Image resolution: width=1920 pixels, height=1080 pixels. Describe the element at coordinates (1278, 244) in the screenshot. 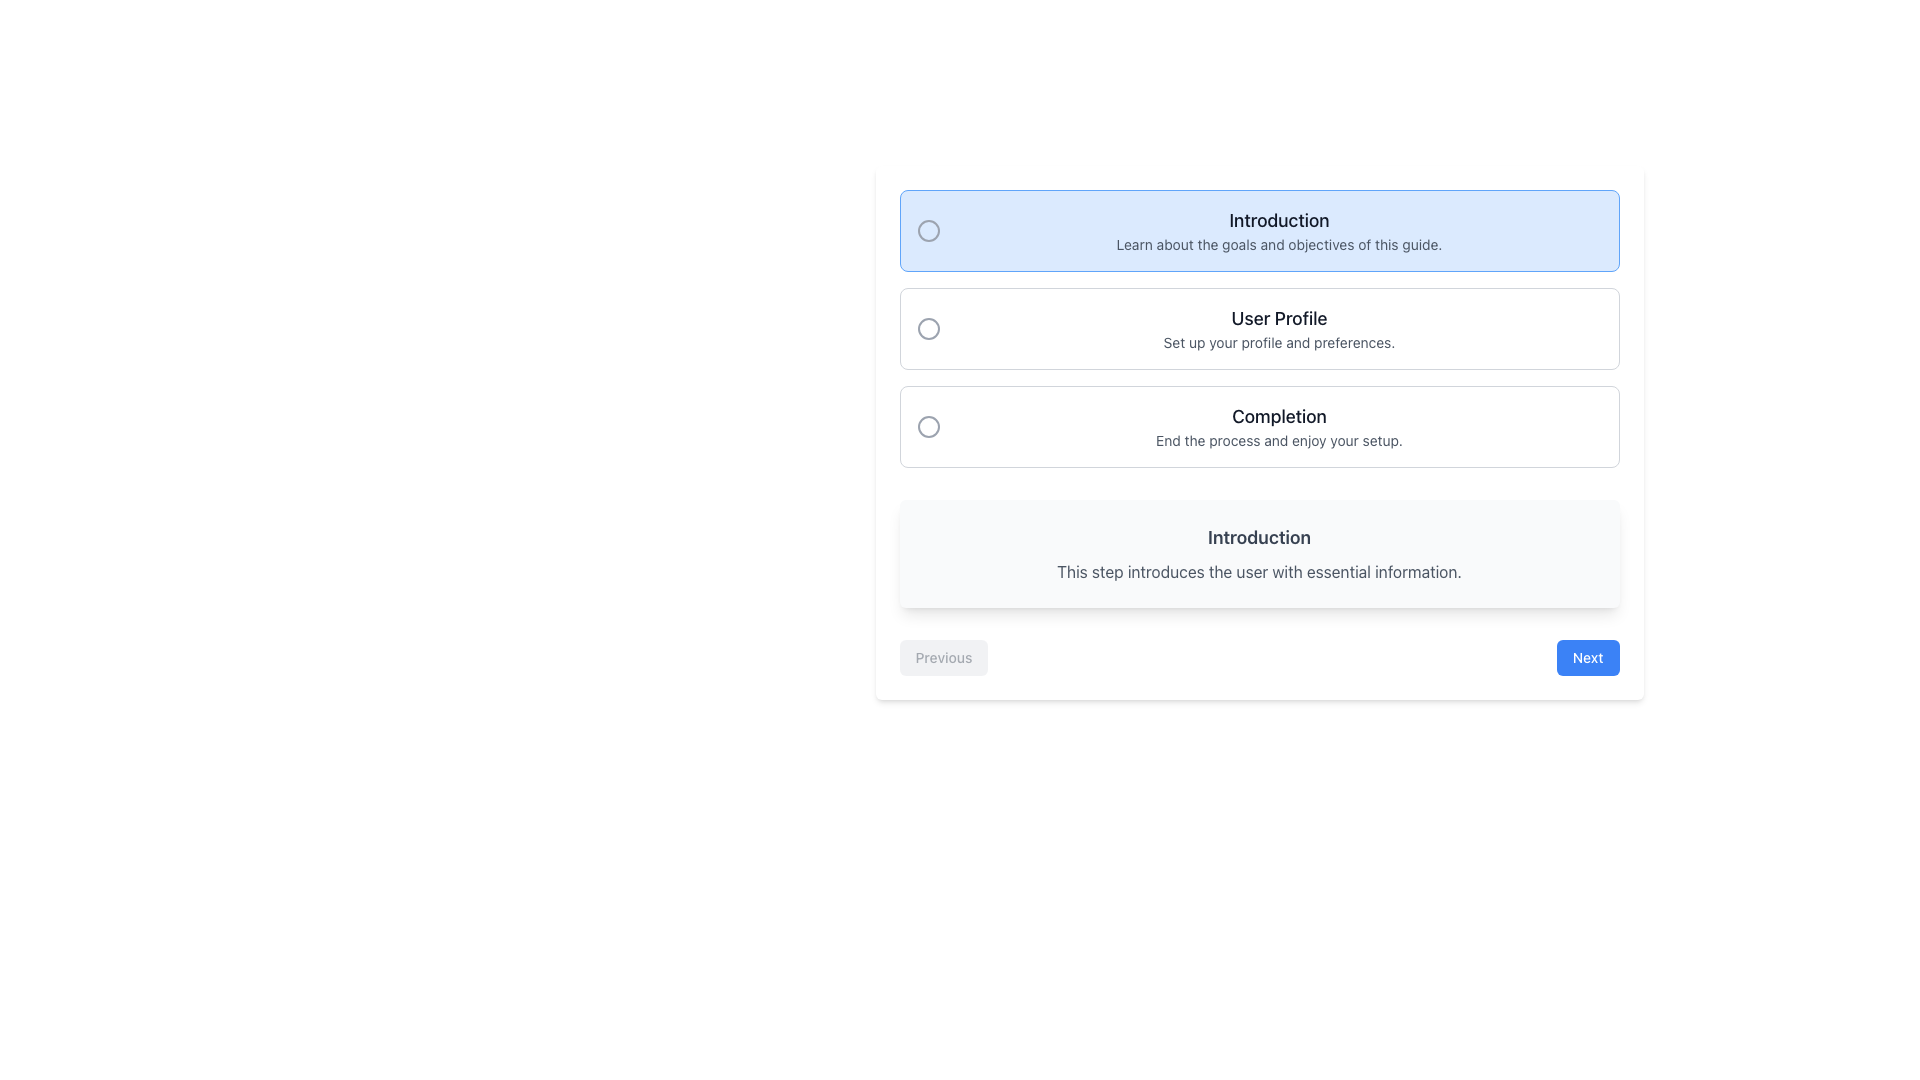

I see `the static descriptive text displaying 'Learn about the goals and objectives of this guide.' which is located directly below the 'Introduction' title` at that location.